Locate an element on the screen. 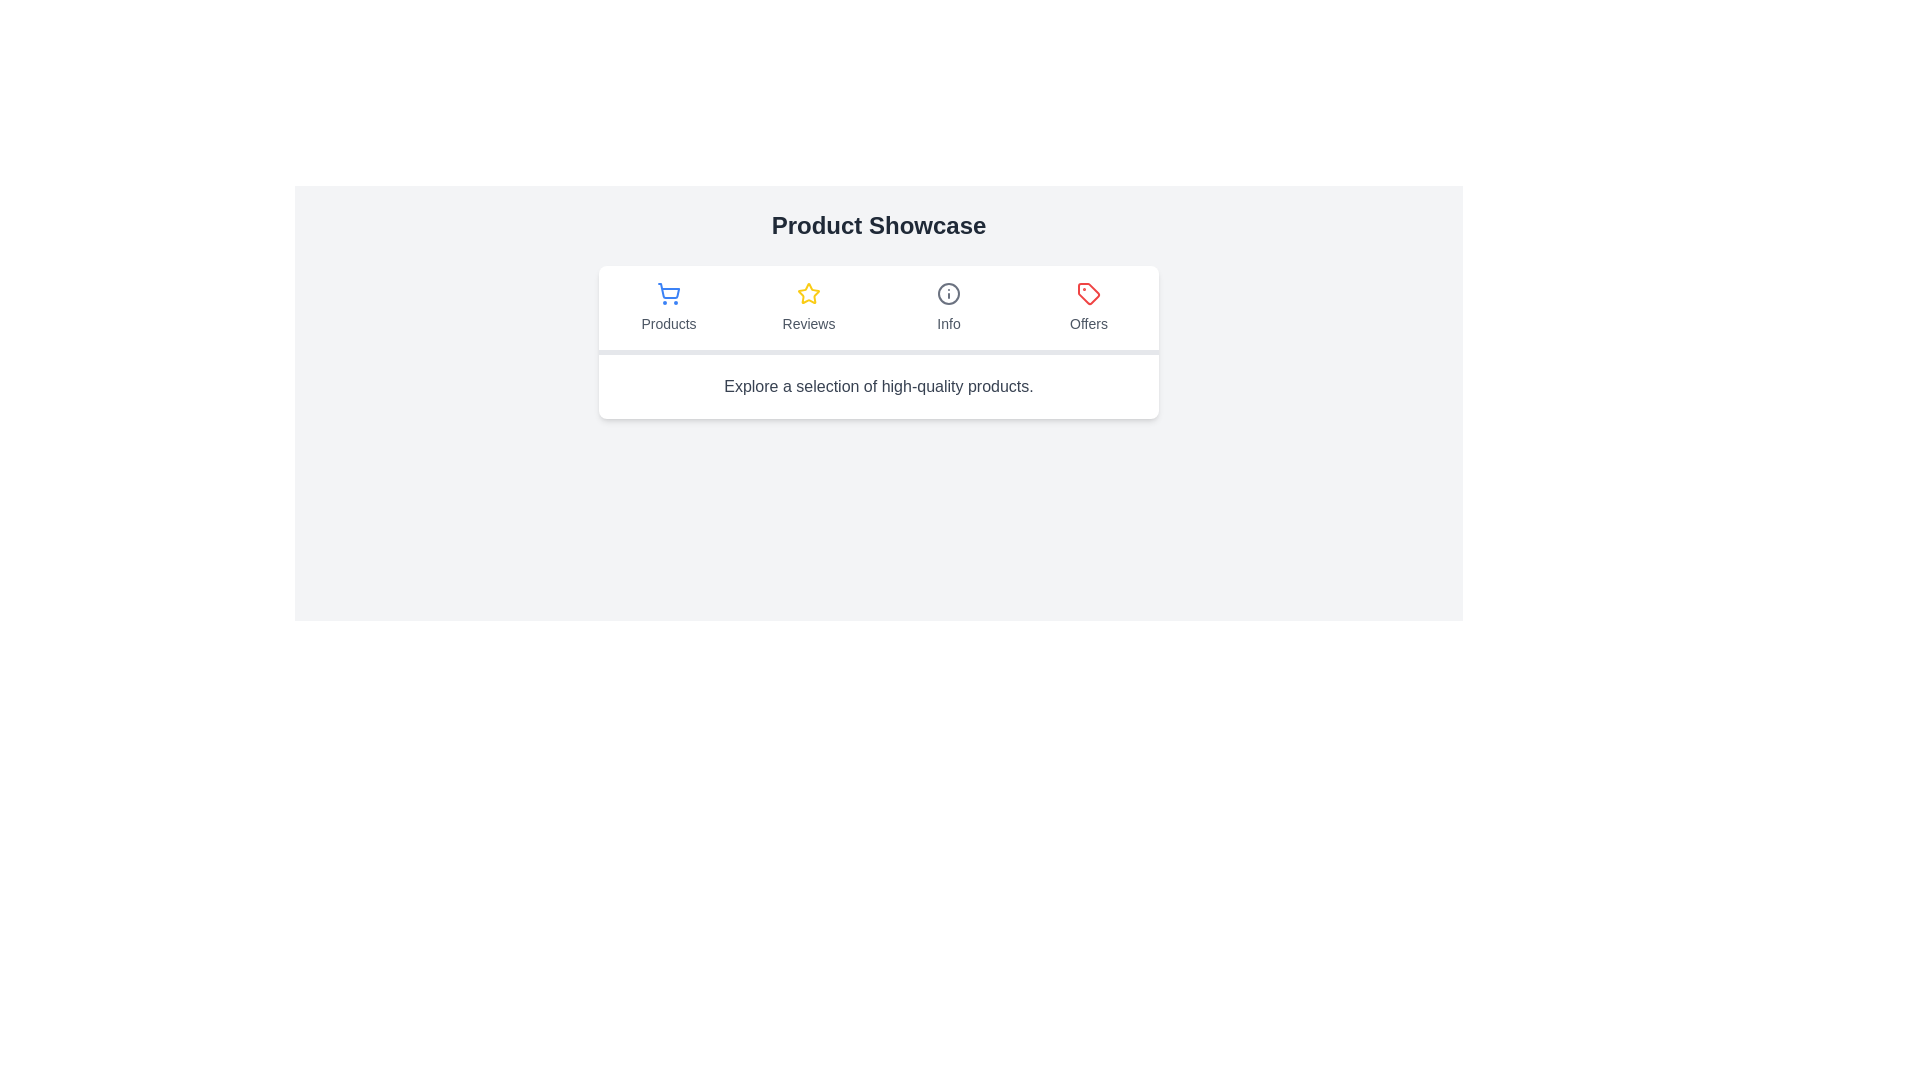  the 'Info' icon located in the navigation tabs of the 'Product Showcase' interface, which serves as an indicator for the 'Info' section is located at coordinates (948, 293).